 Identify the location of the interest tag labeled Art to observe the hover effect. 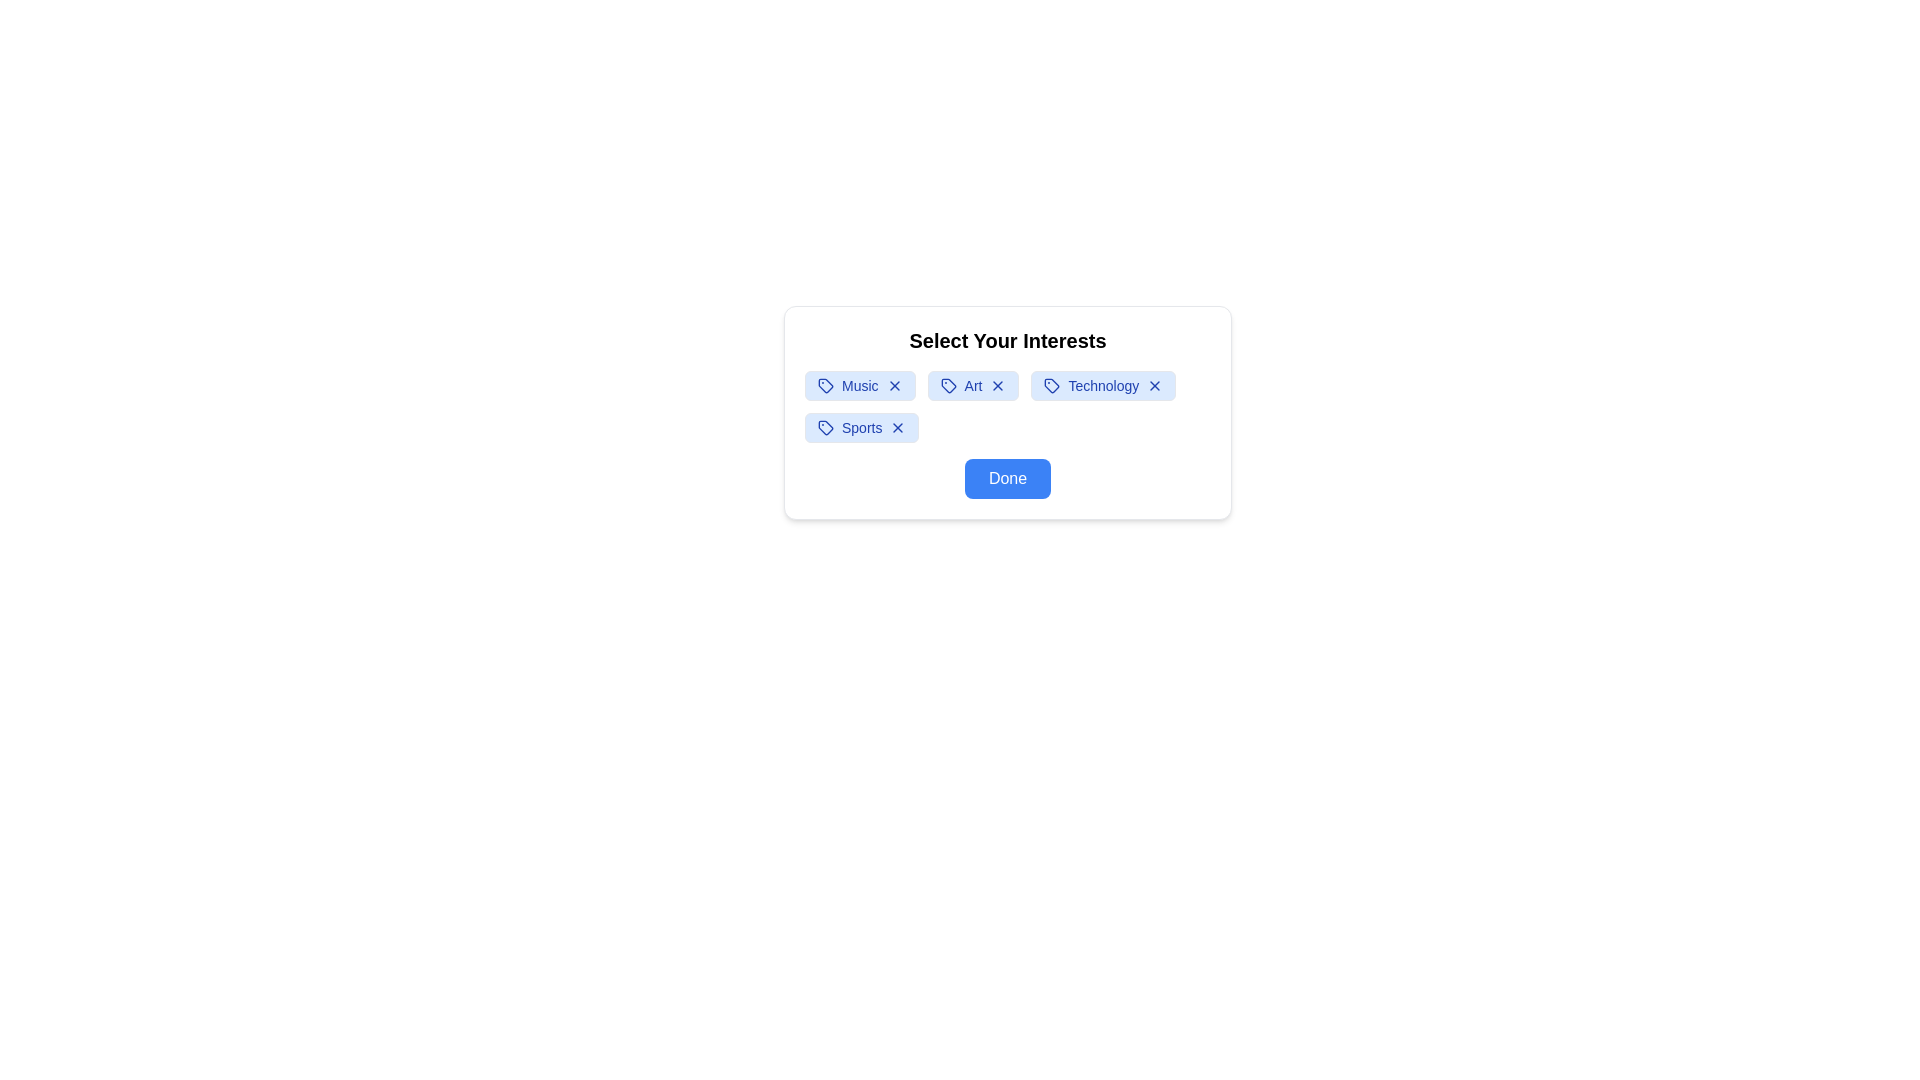
(973, 385).